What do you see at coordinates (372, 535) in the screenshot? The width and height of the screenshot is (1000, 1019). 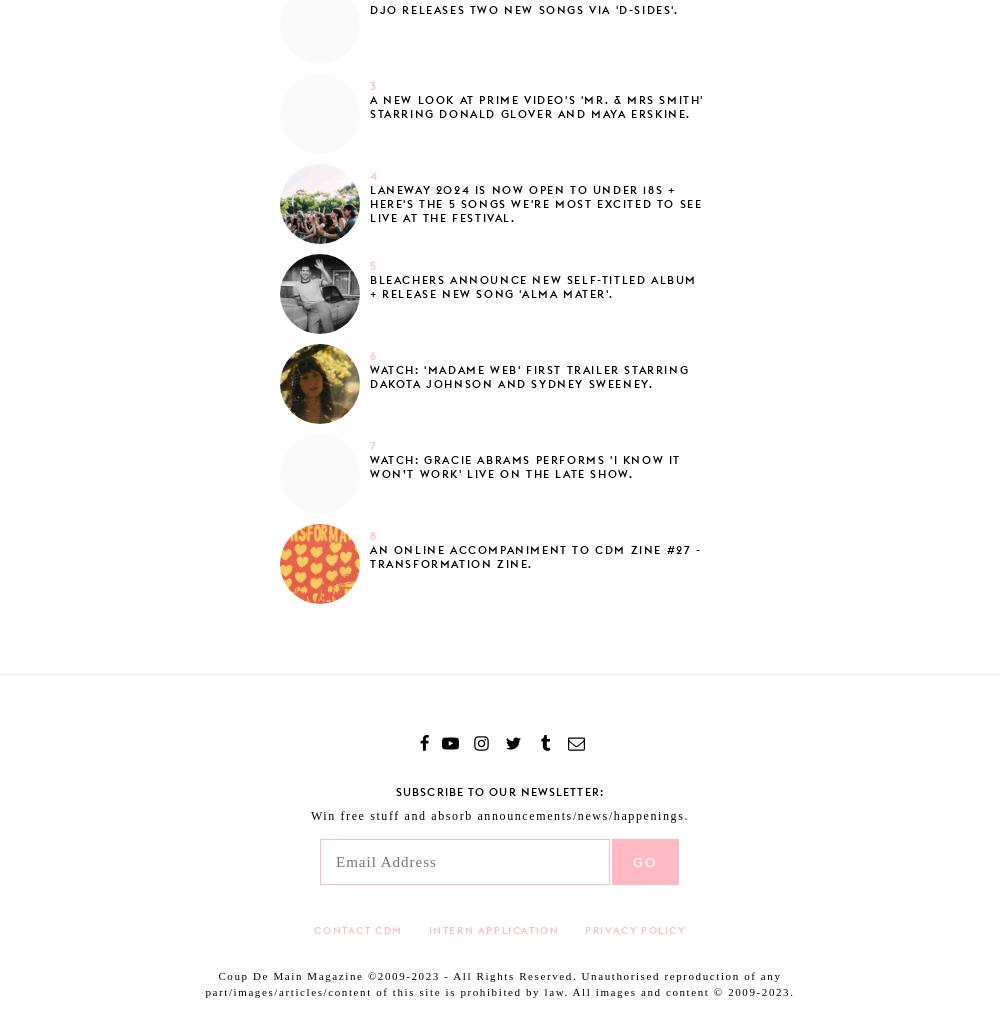 I see `'8'` at bounding box center [372, 535].